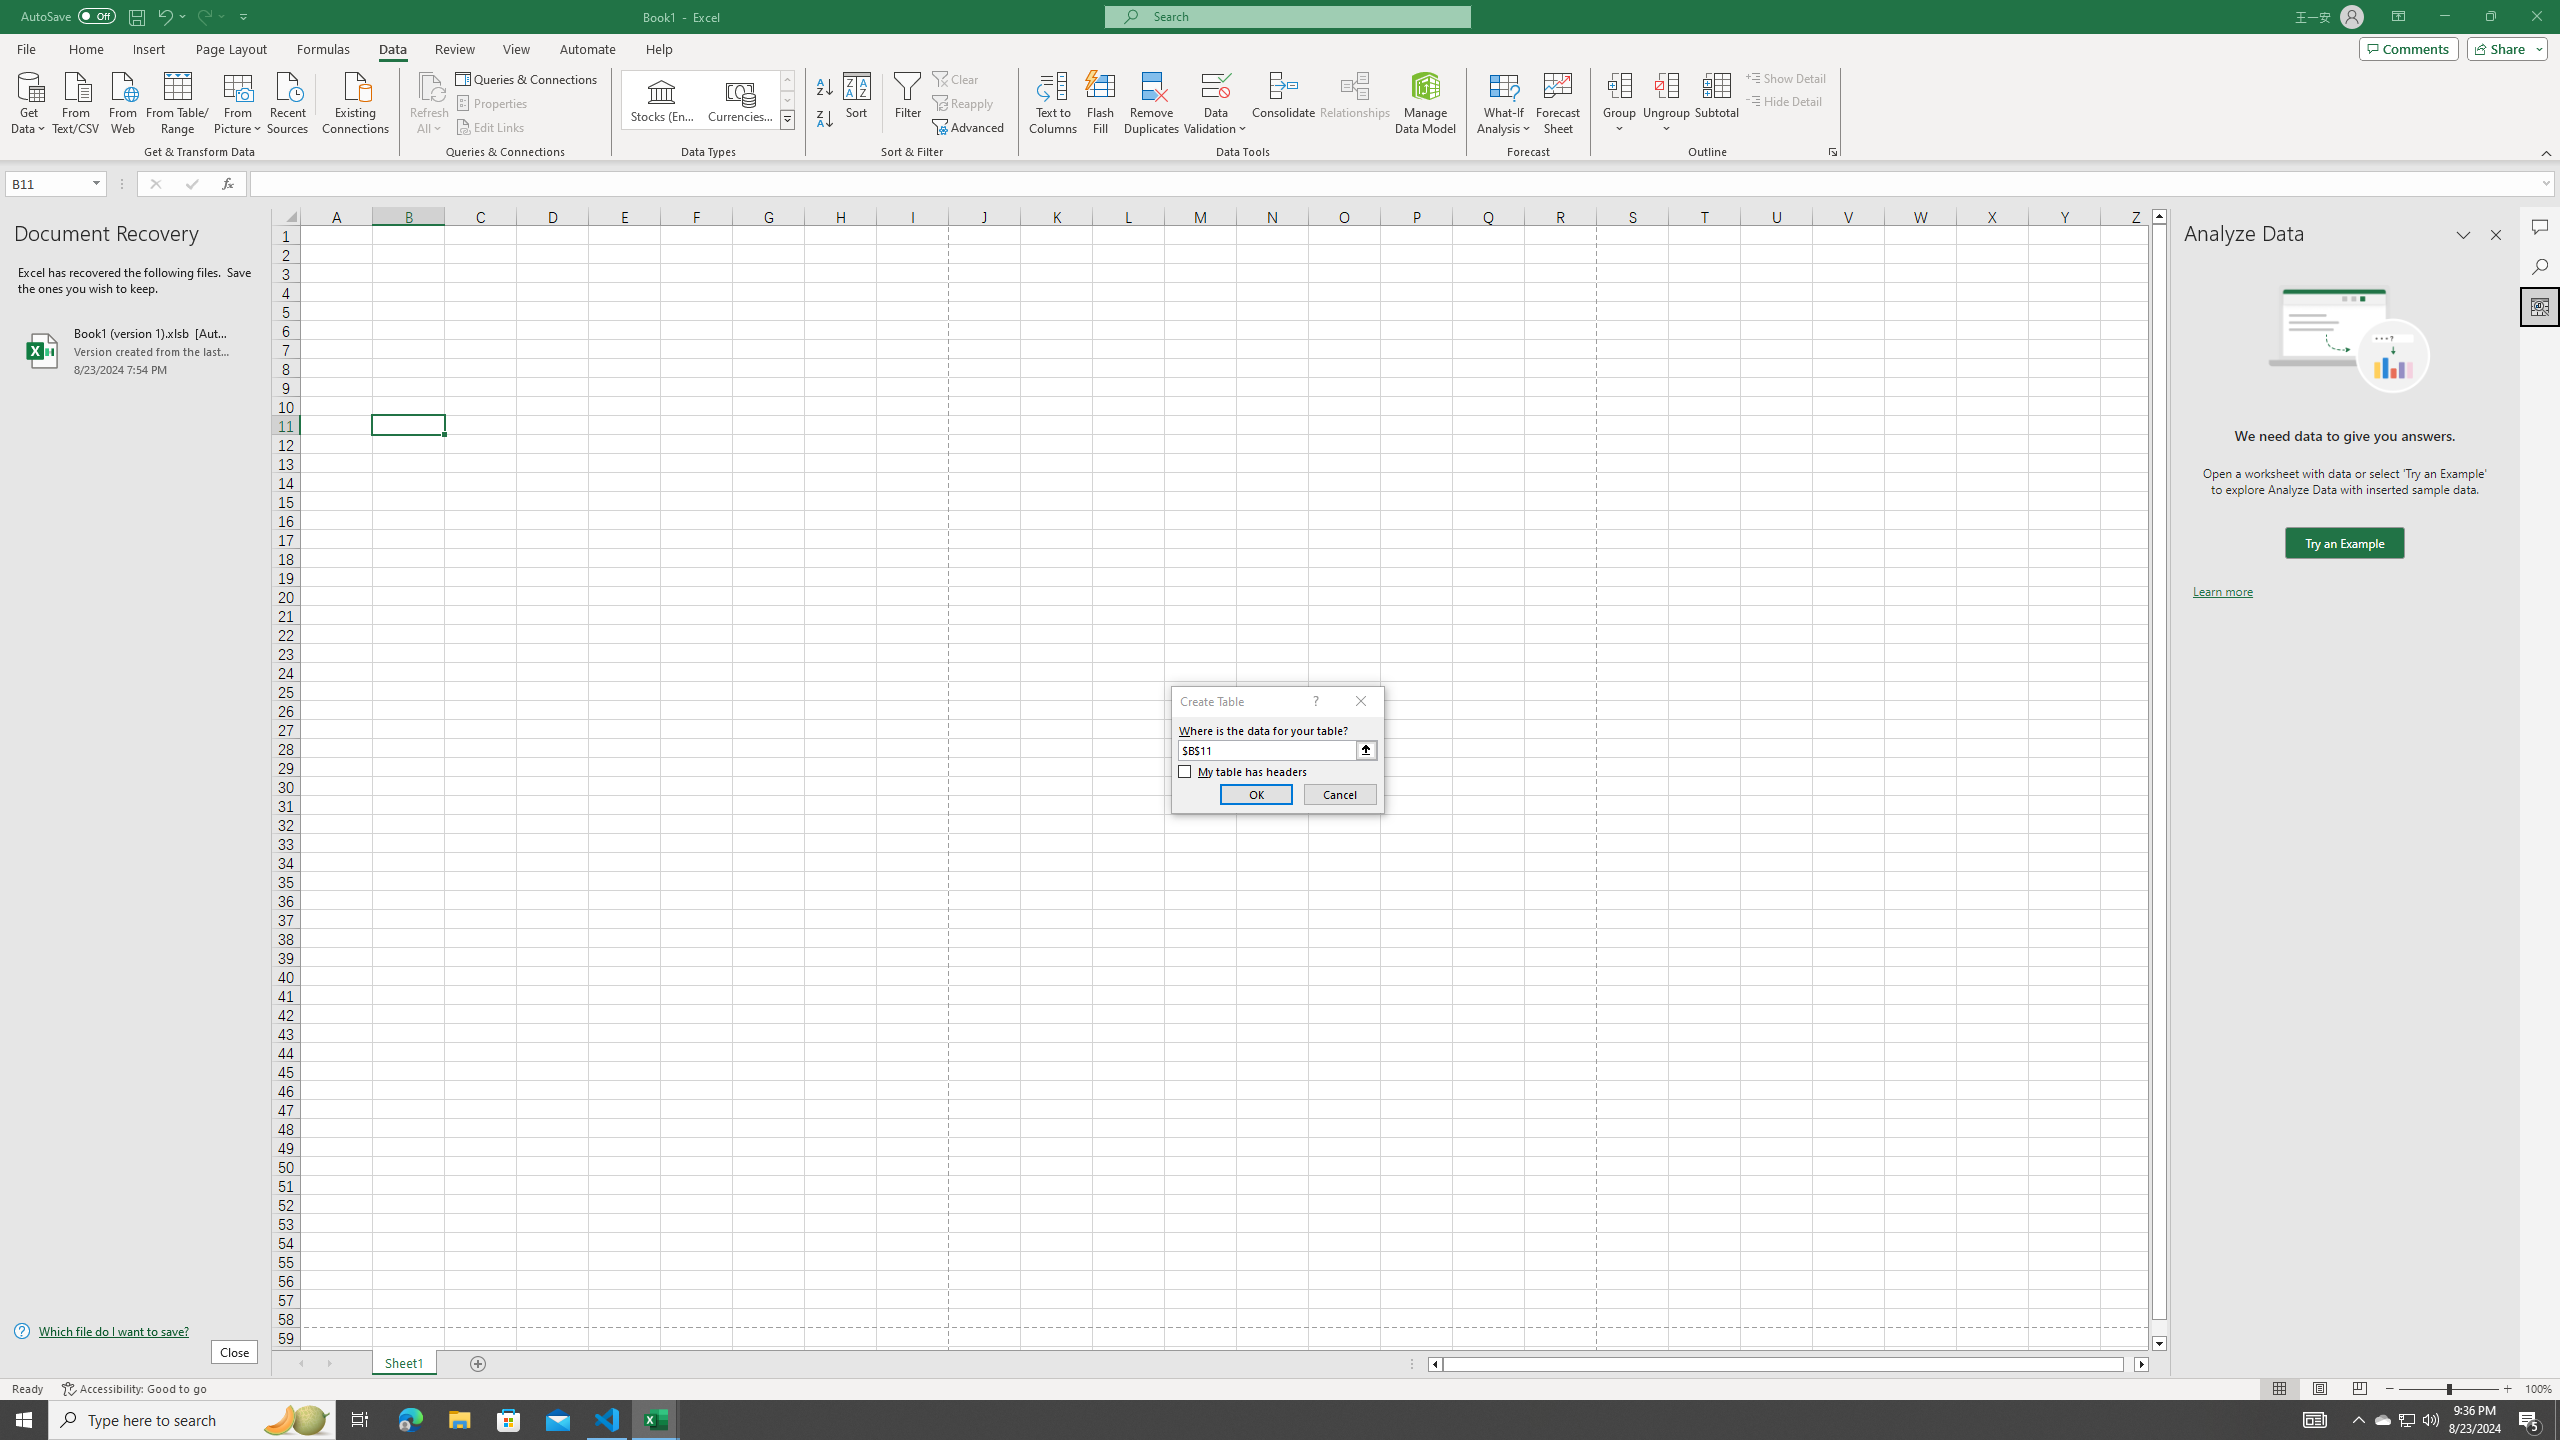 The width and height of the screenshot is (2560, 1440). Describe the element at coordinates (1283, 103) in the screenshot. I see `'Consolidate...'` at that location.